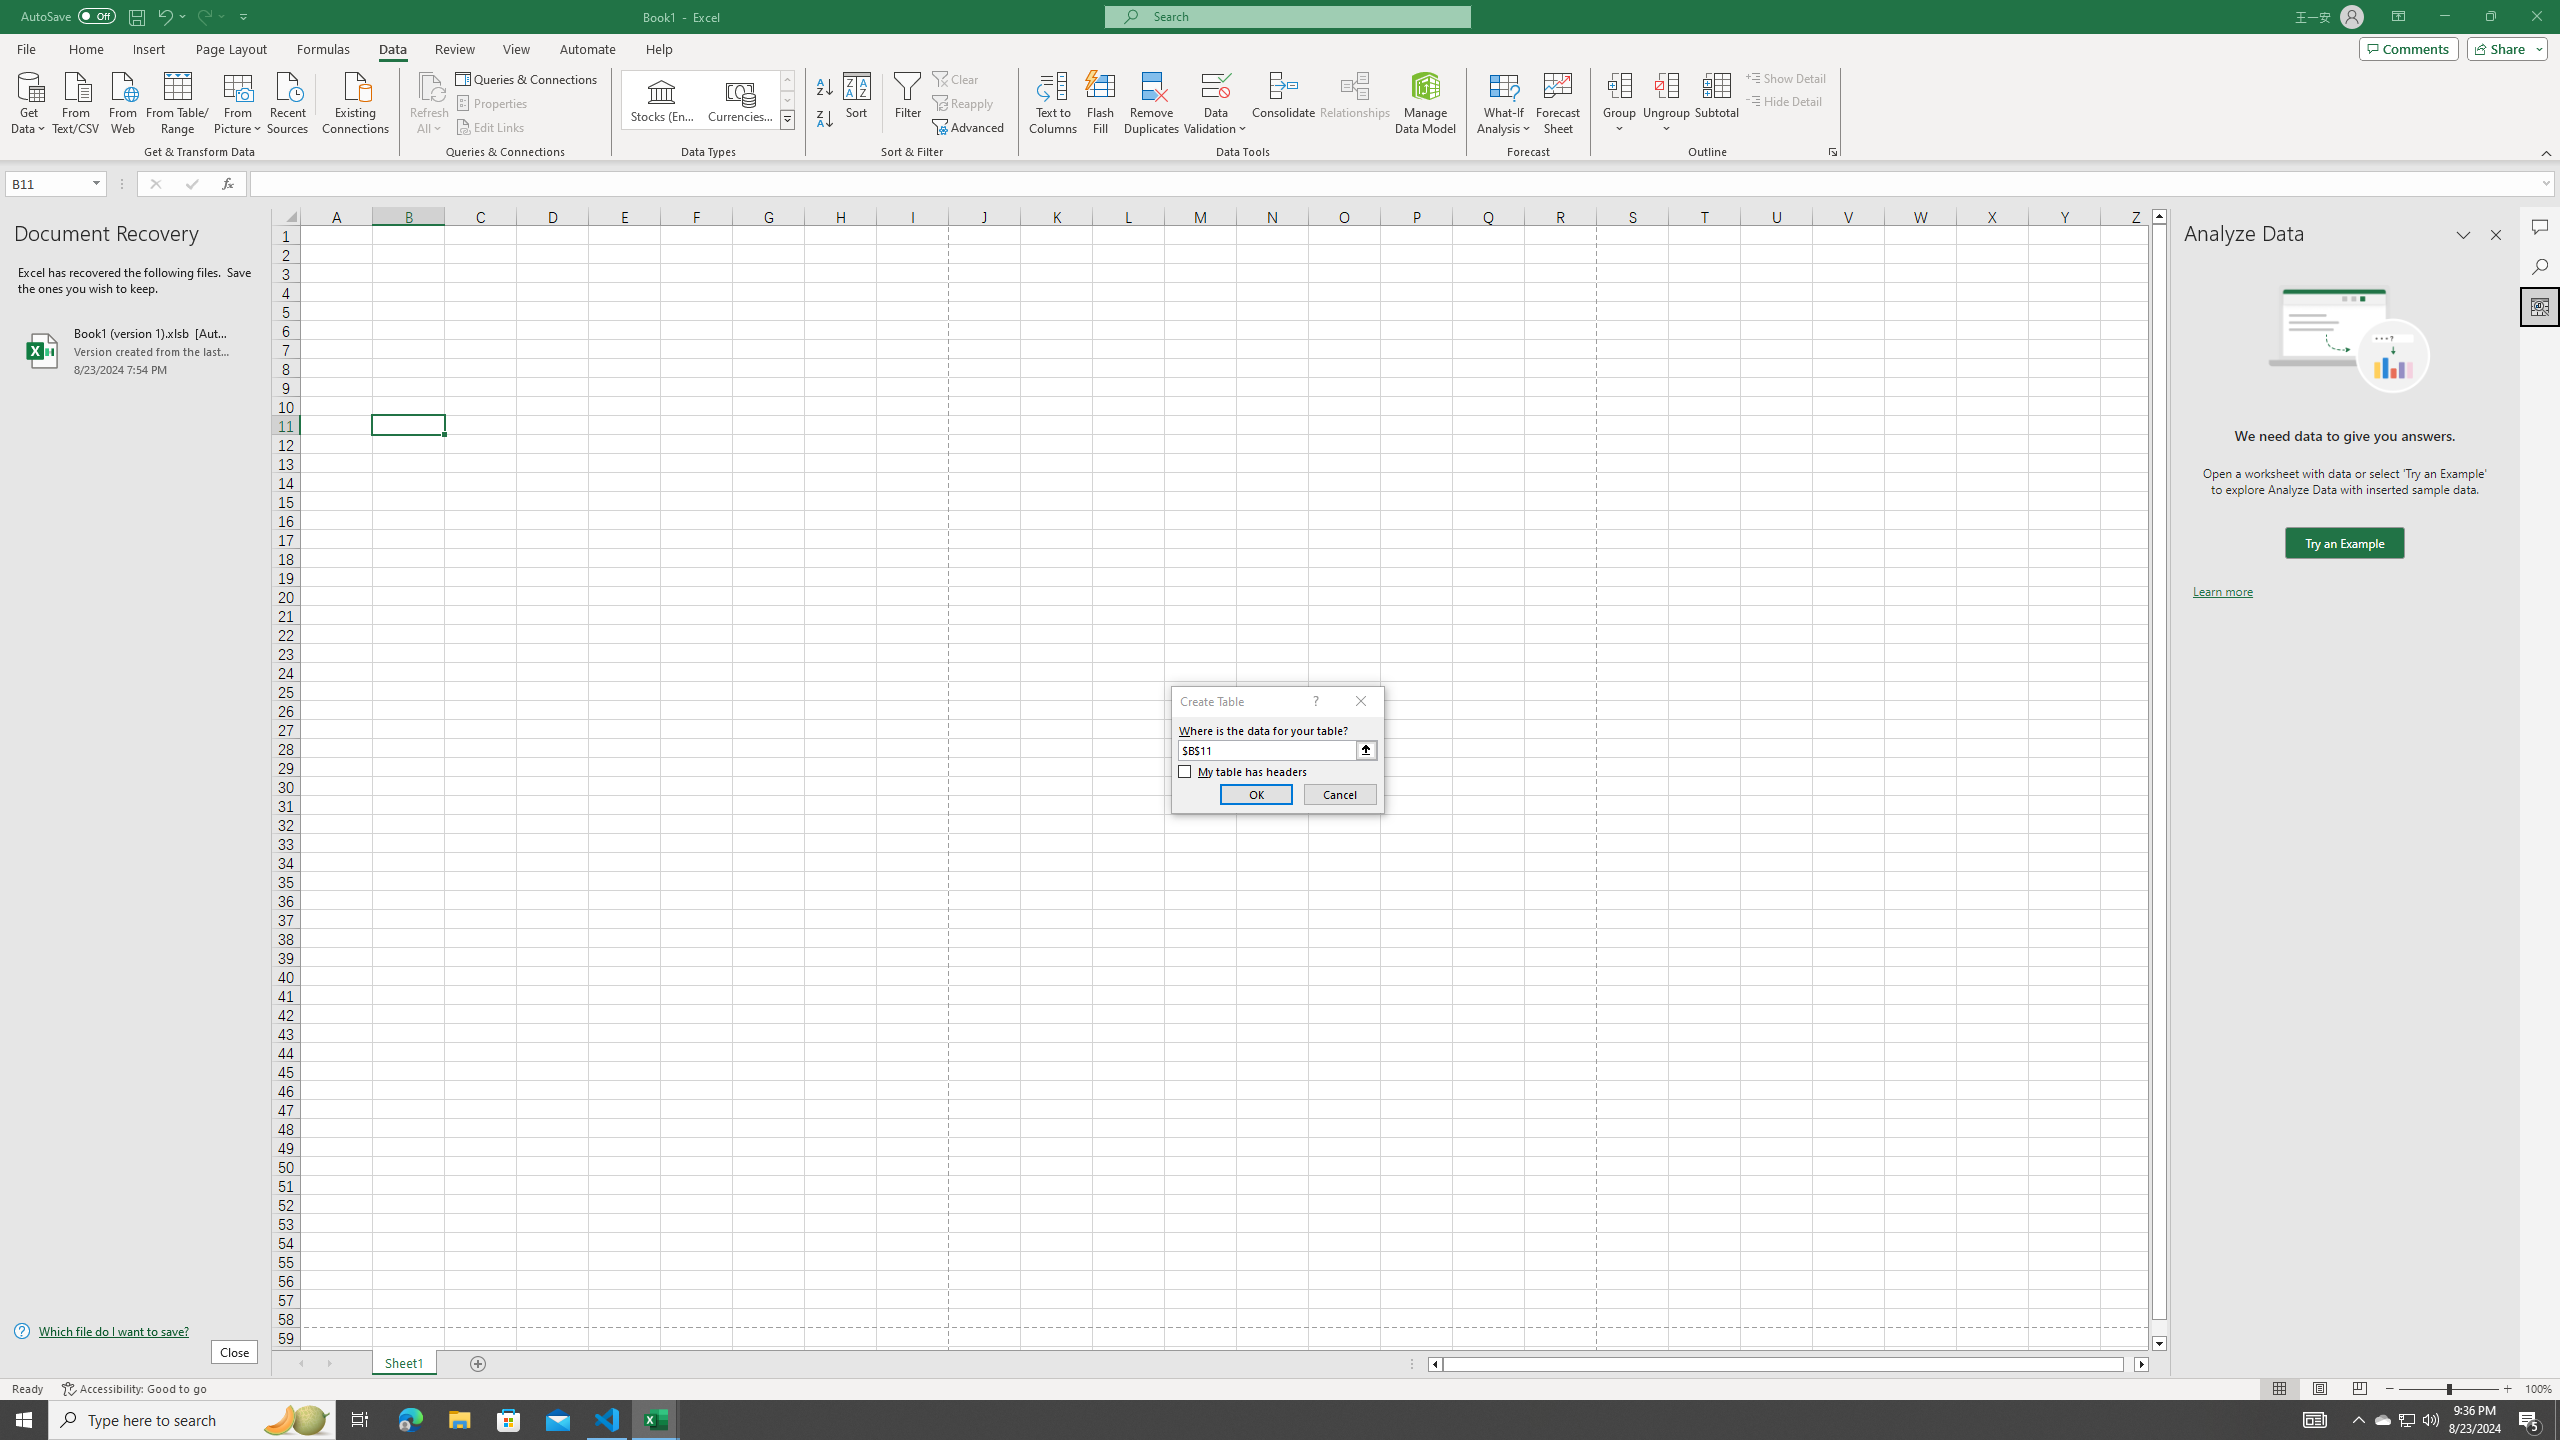 The width and height of the screenshot is (2560, 1440). Describe the element at coordinates (1283, 103) in the screenshot. I see `'Consolidate...'` at that location.